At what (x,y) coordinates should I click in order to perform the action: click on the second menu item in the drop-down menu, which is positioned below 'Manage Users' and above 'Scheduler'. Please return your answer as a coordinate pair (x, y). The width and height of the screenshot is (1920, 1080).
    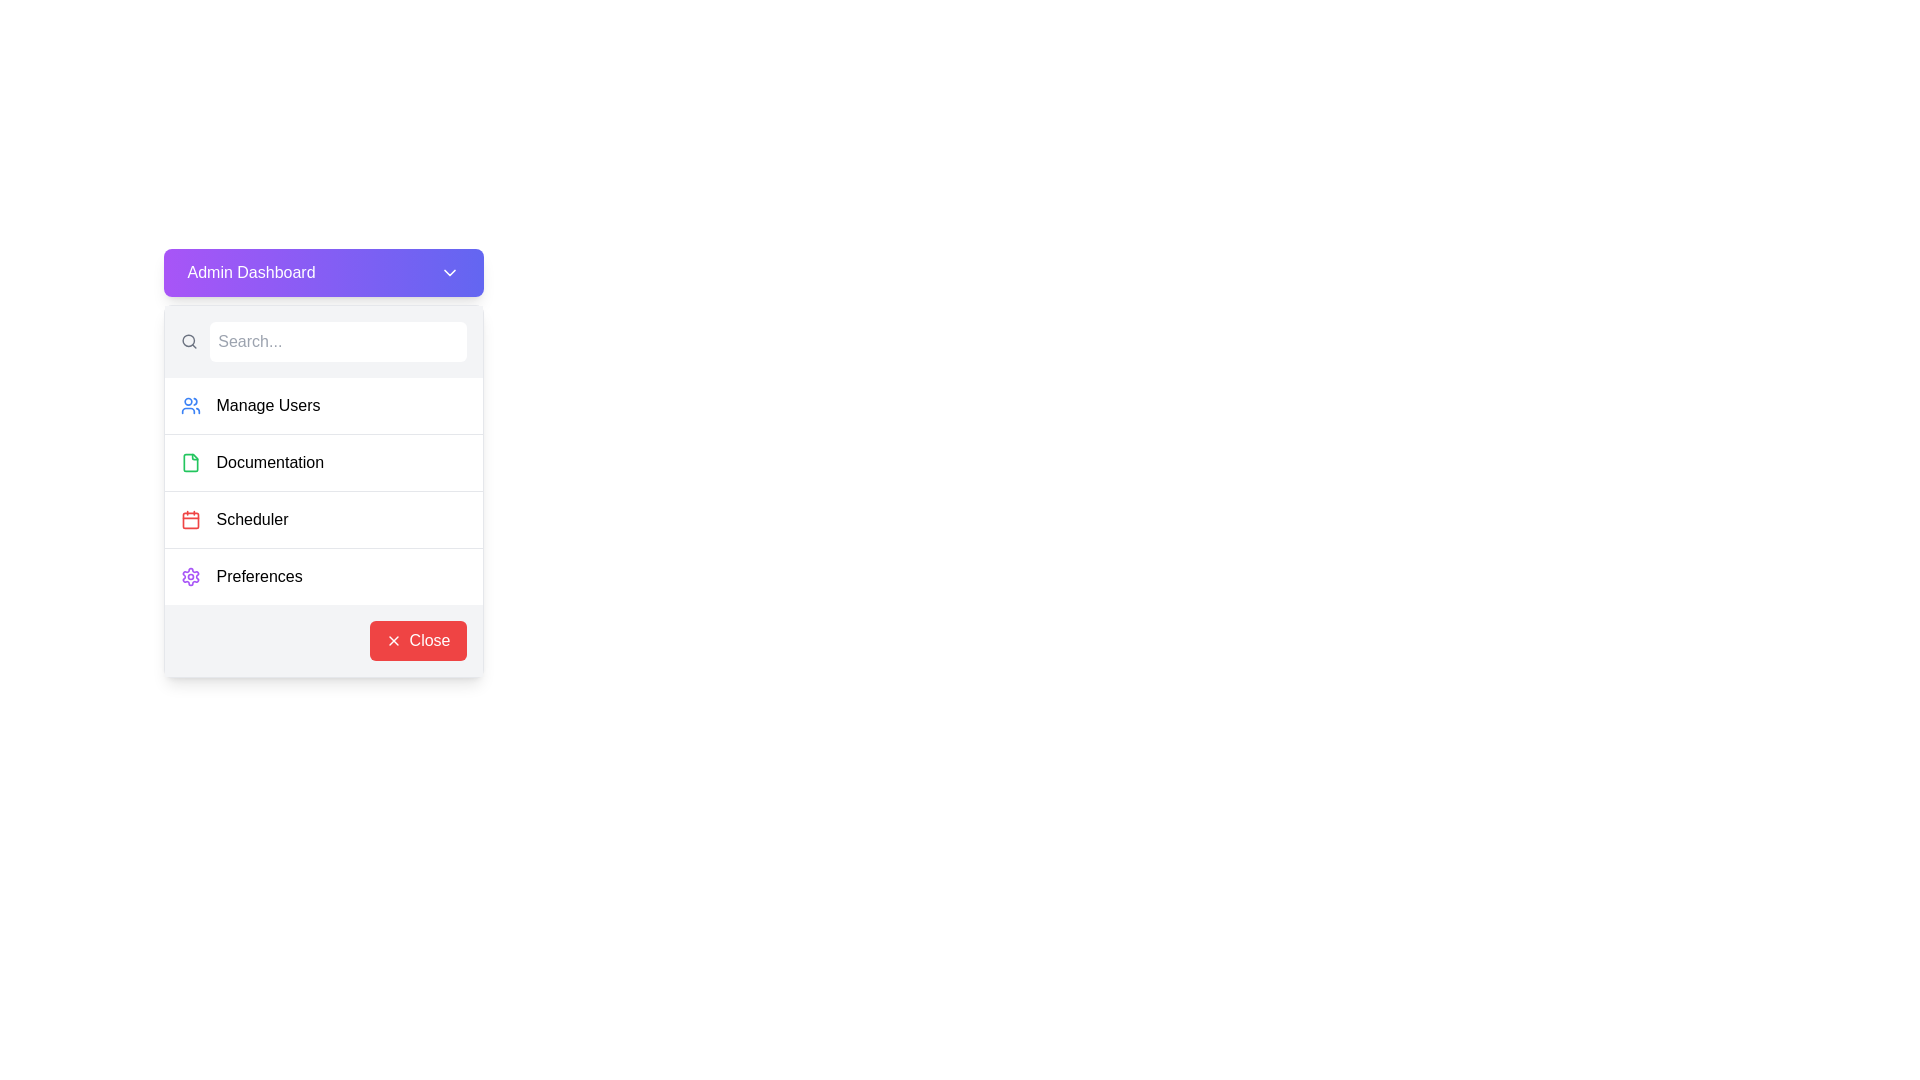
    Looking at the image, I should click on (323, 462).